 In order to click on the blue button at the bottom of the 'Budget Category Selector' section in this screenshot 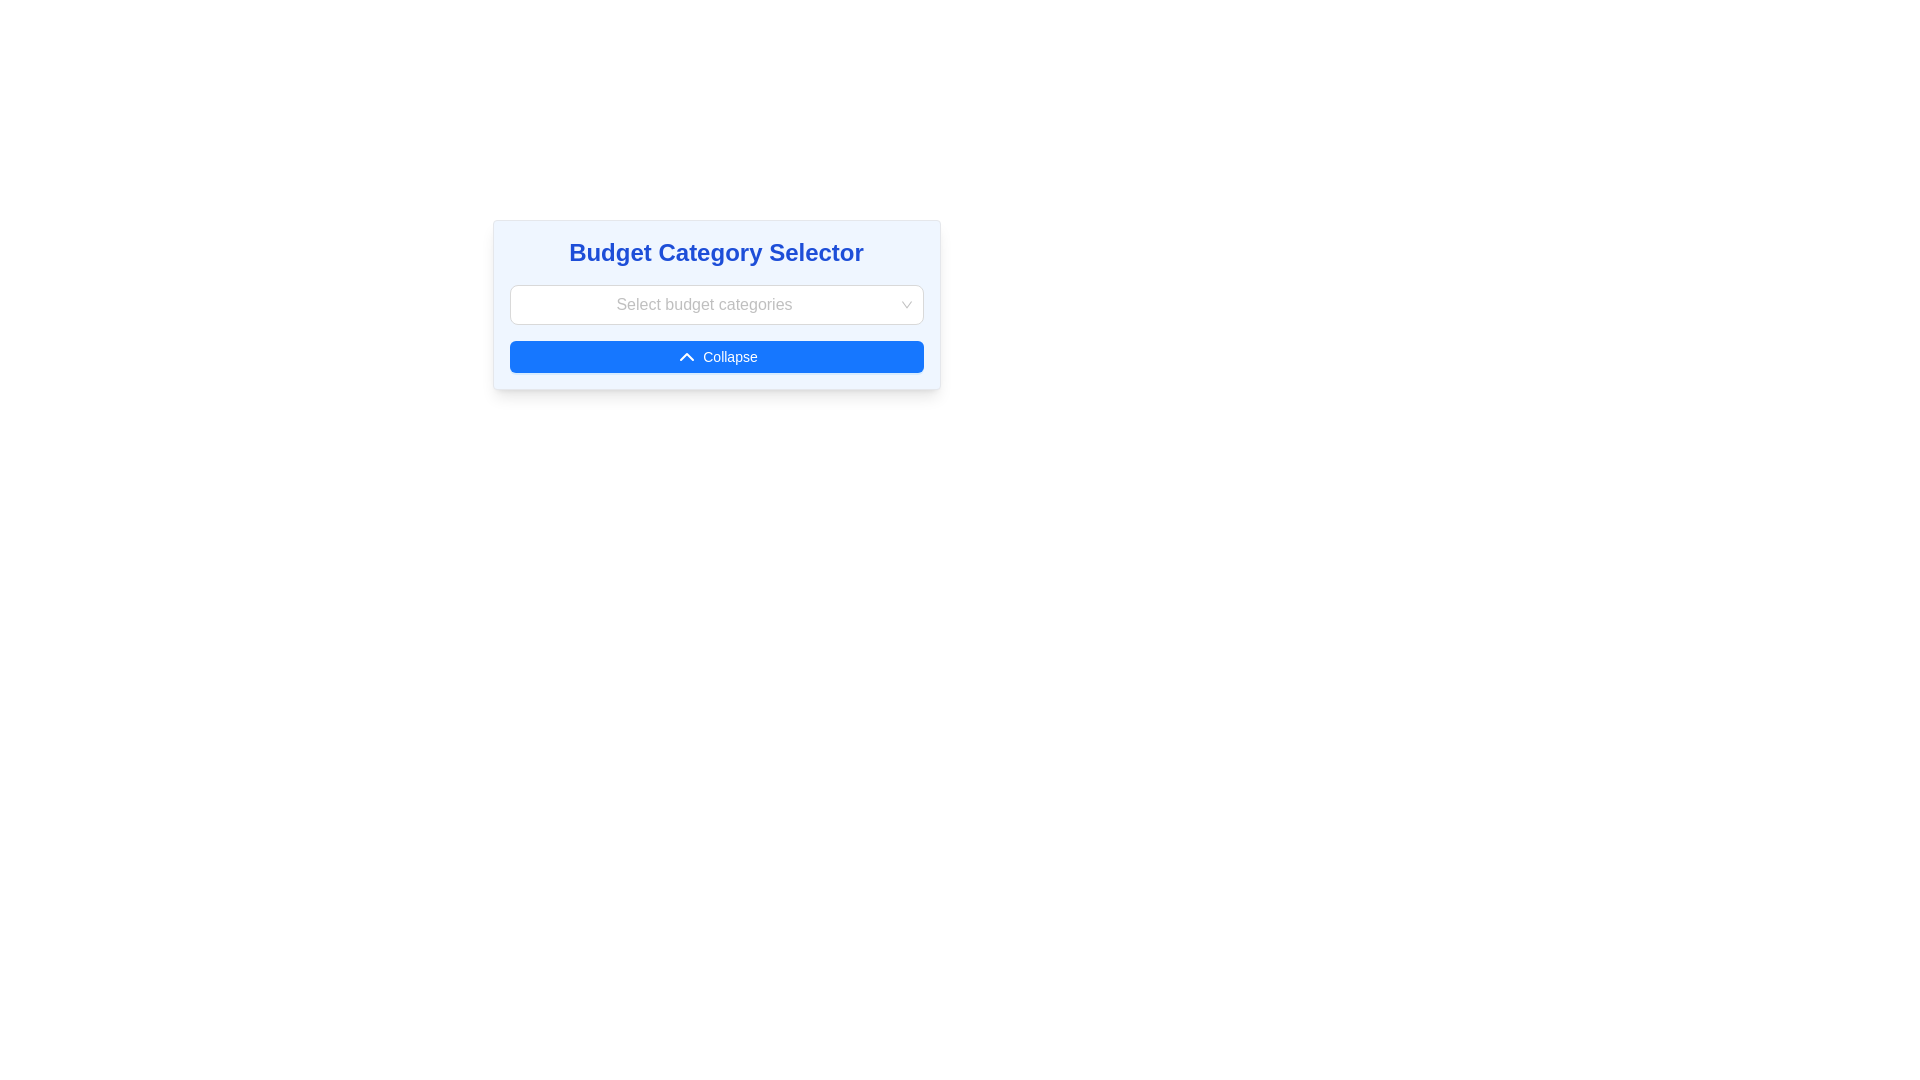, I will do `click(716, 356)`.